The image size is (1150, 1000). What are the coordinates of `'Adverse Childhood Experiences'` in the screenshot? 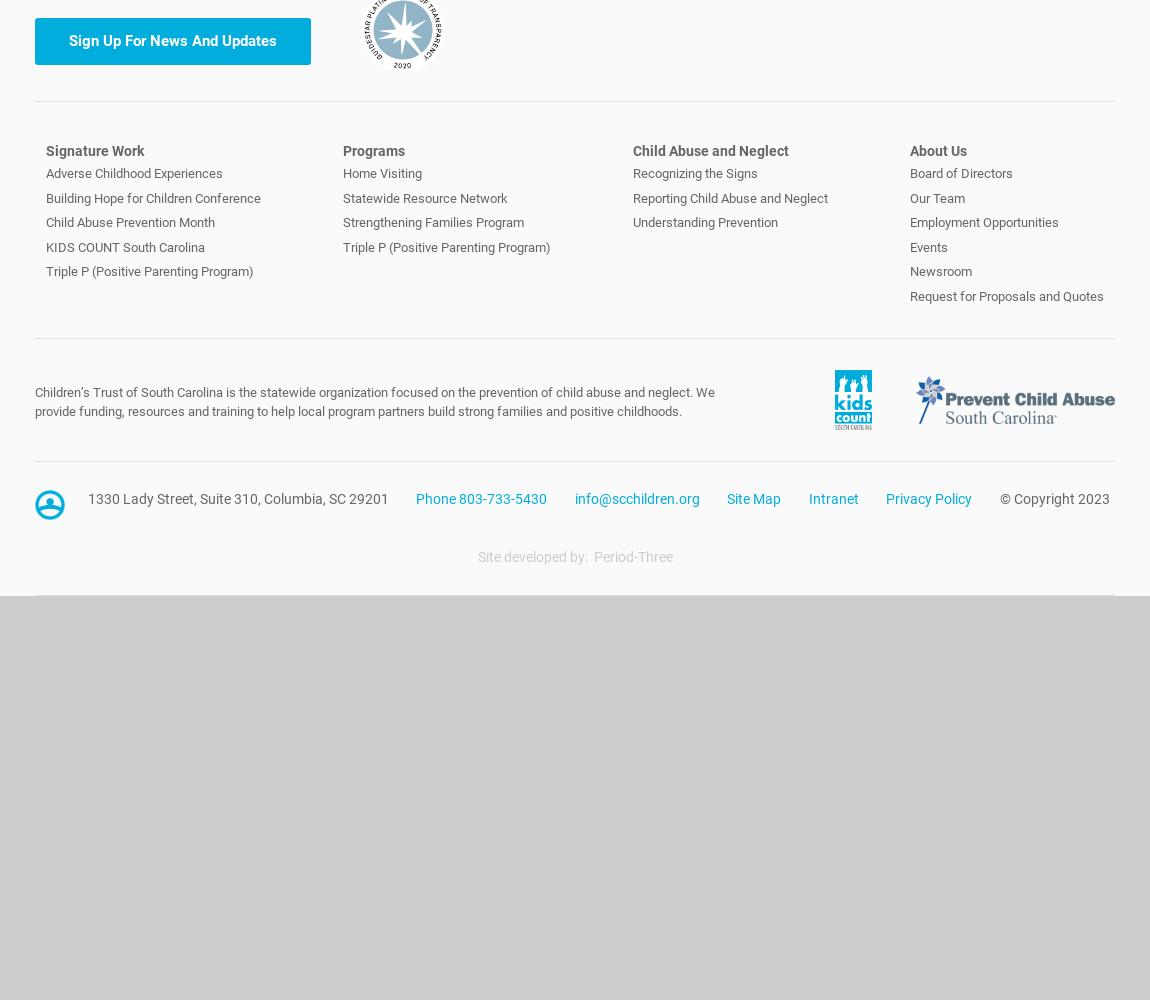 It's located at (43, 173).